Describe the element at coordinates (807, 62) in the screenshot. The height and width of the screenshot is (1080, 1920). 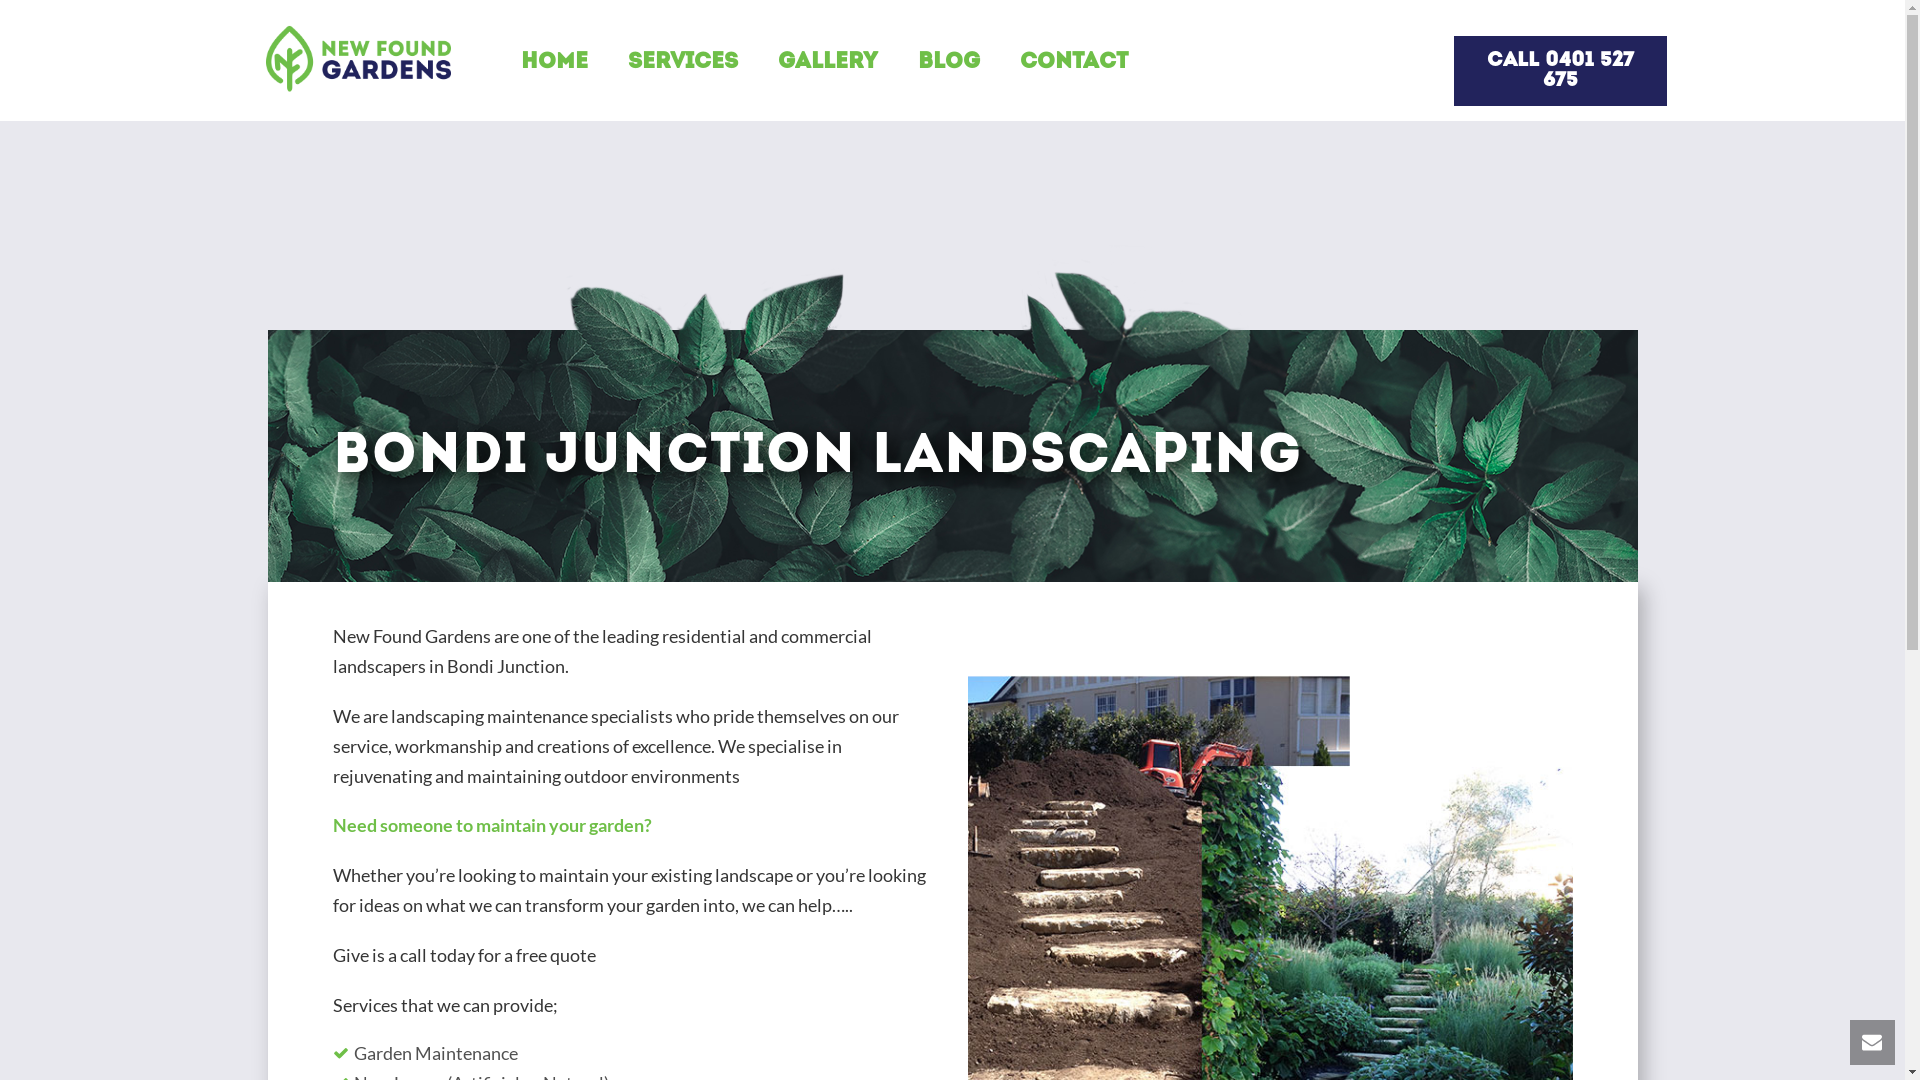
I see `'Gallery'` at that location.